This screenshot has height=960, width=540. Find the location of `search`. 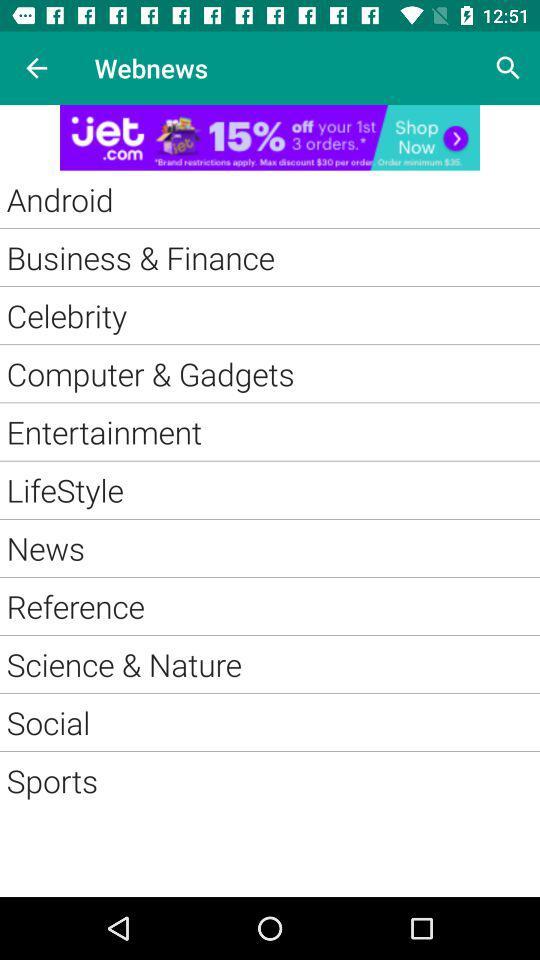

search is located at coordinates (508, 68).